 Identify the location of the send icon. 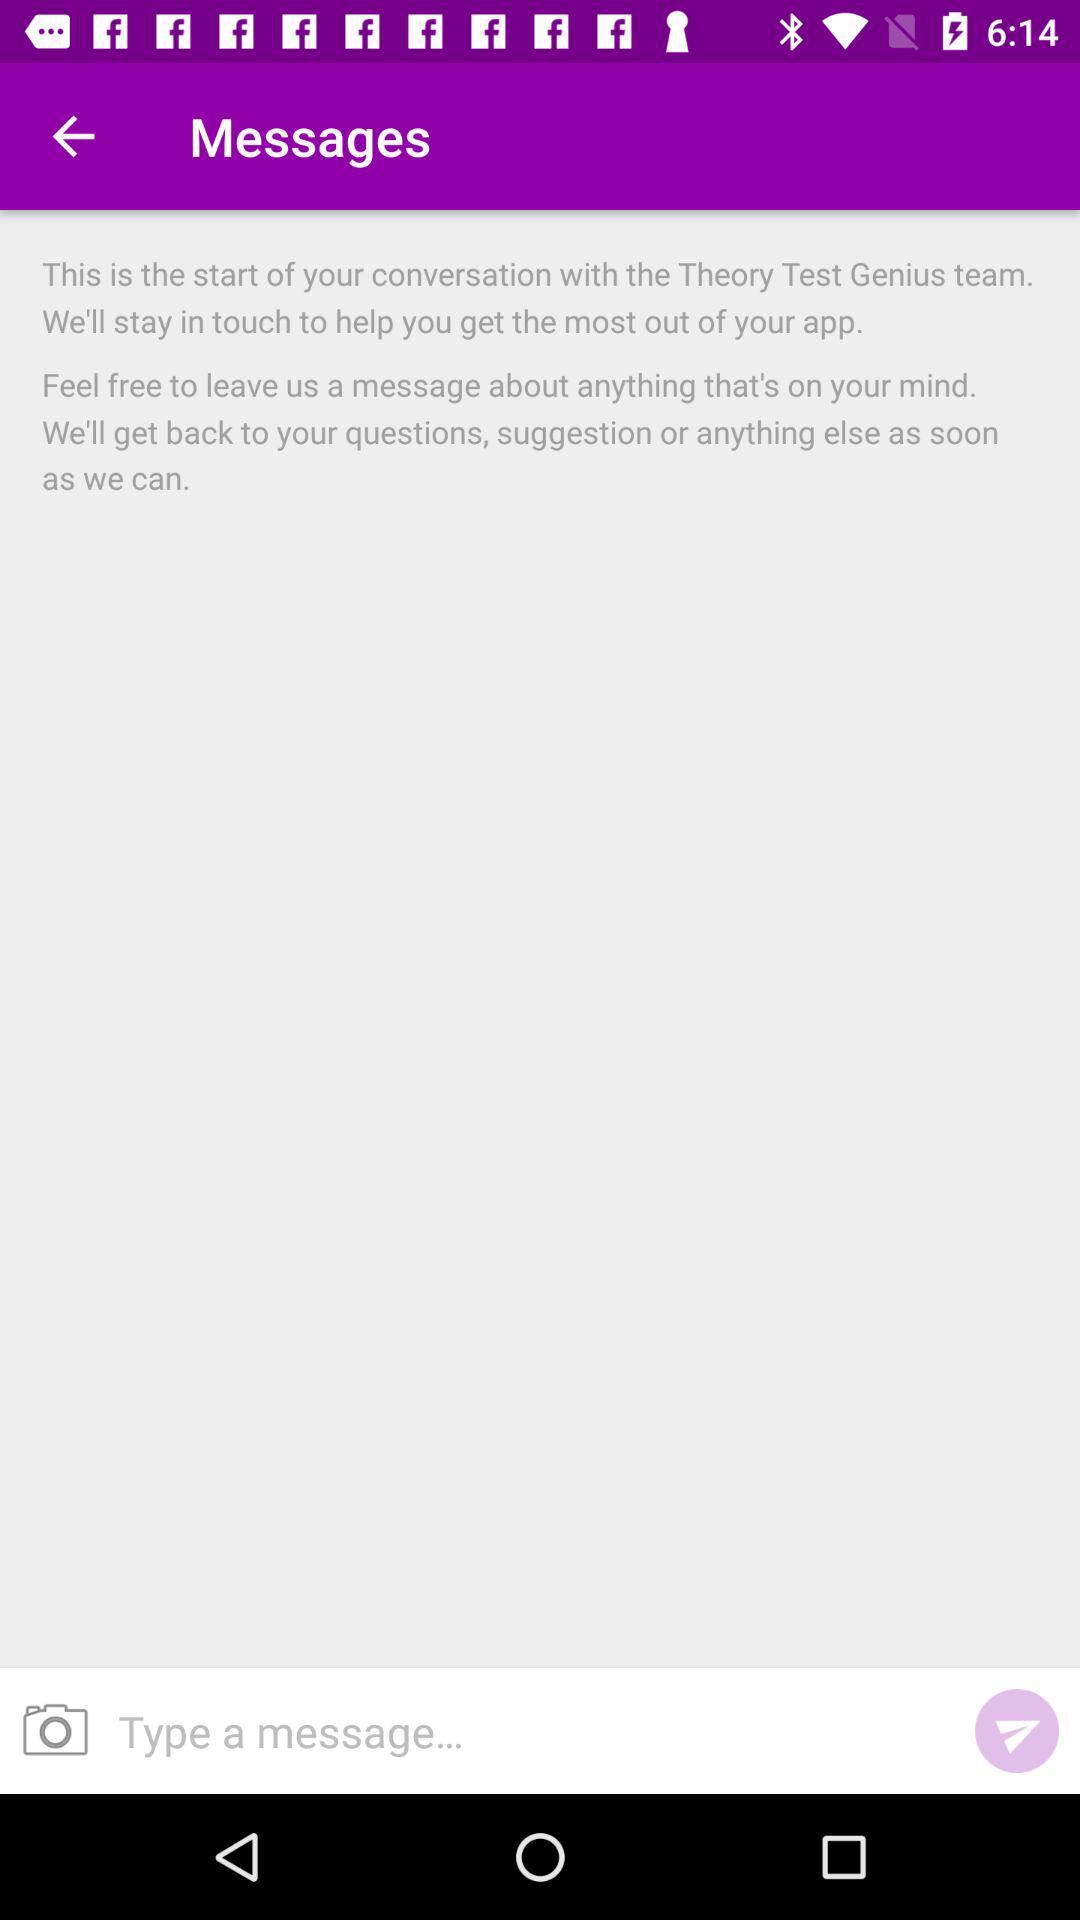
(1017, 1730).